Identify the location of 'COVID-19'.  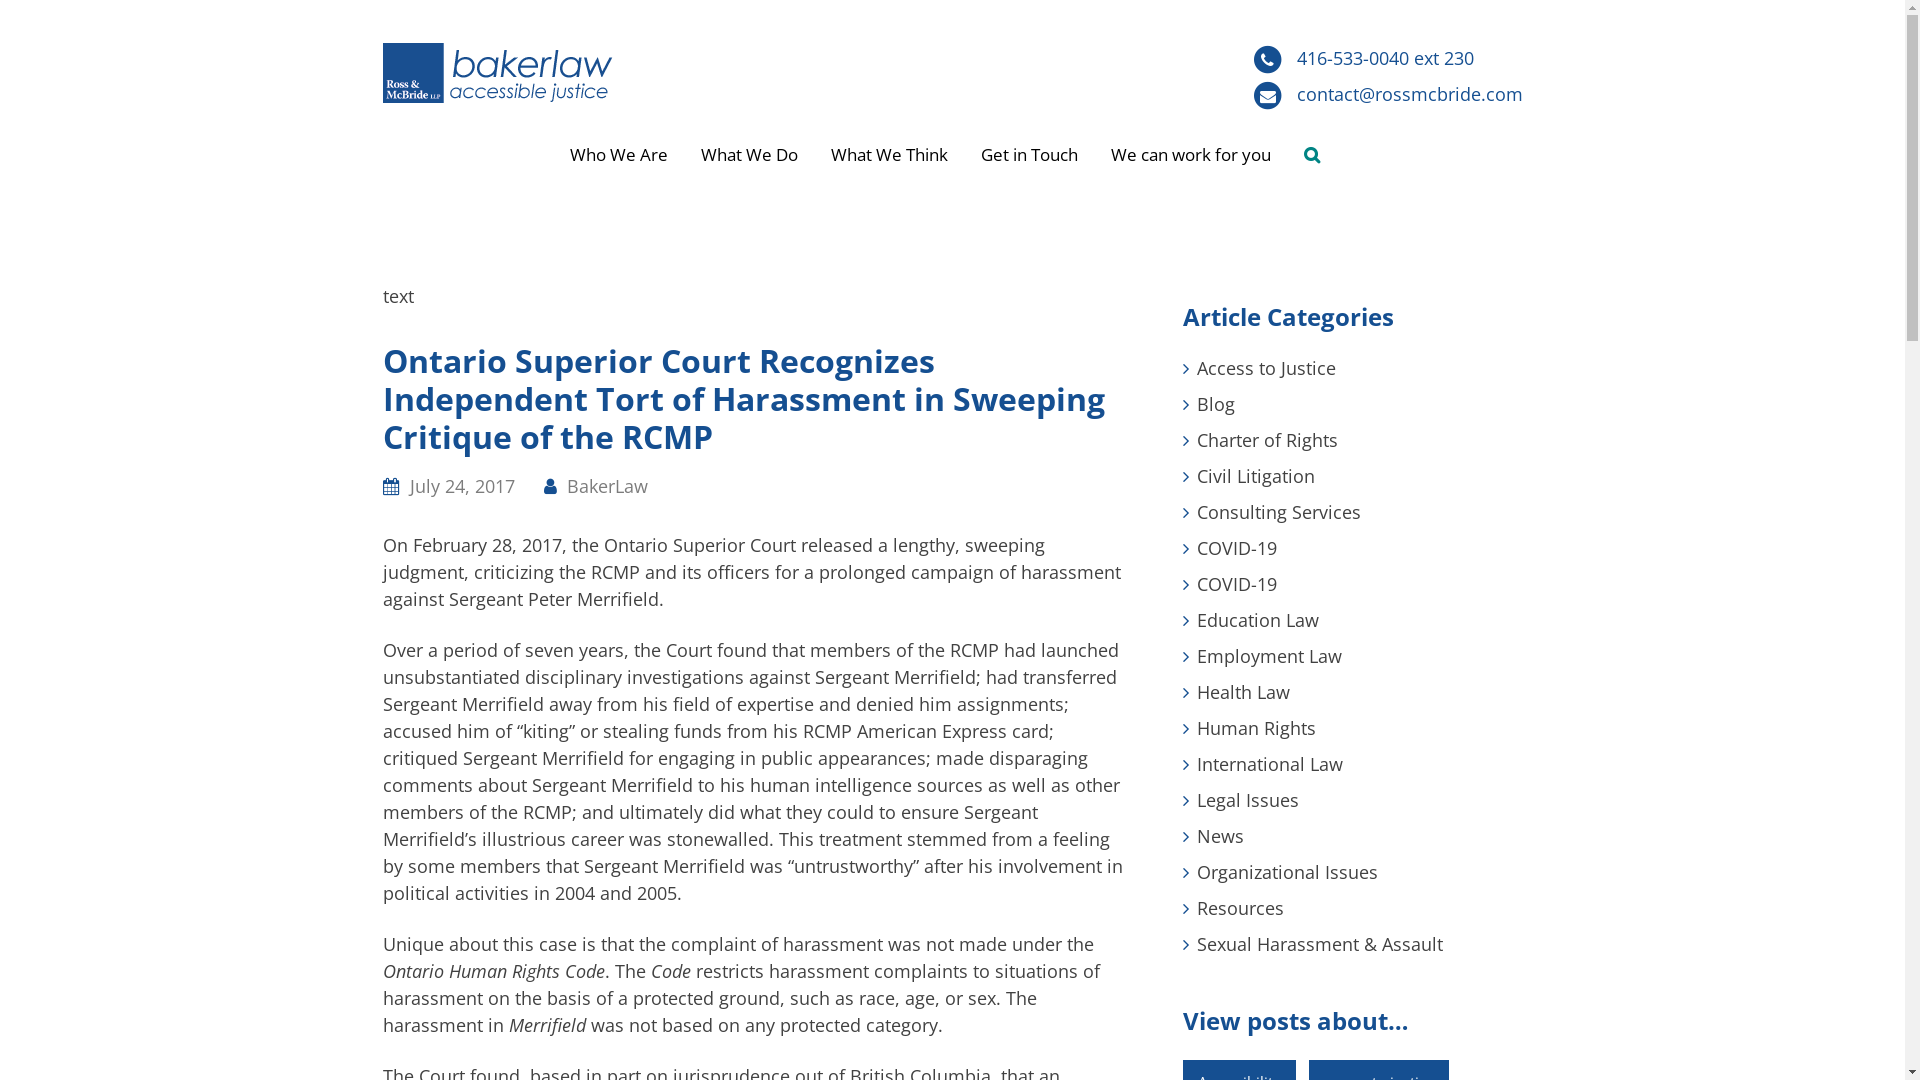
(1235, 547).